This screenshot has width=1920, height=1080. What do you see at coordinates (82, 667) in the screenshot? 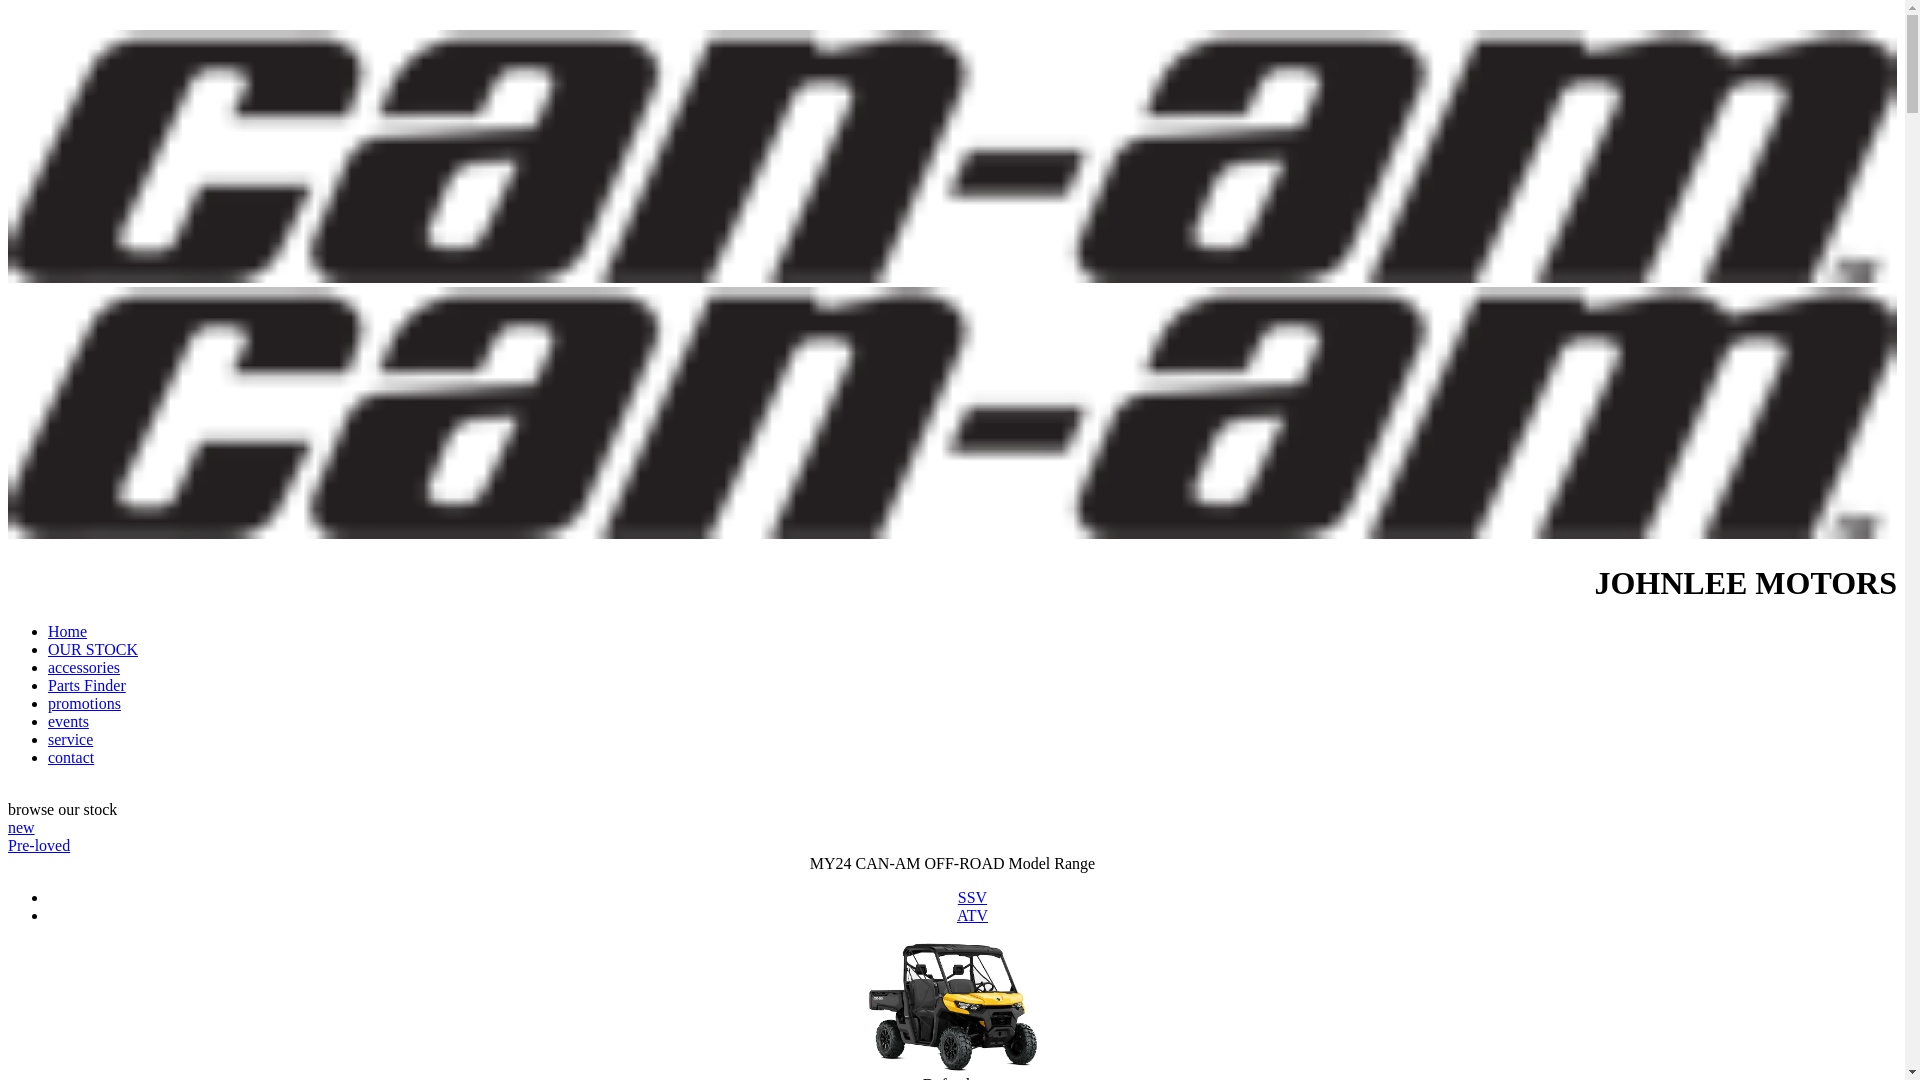
I see `'accessories'` at bounding box center [82, 667].